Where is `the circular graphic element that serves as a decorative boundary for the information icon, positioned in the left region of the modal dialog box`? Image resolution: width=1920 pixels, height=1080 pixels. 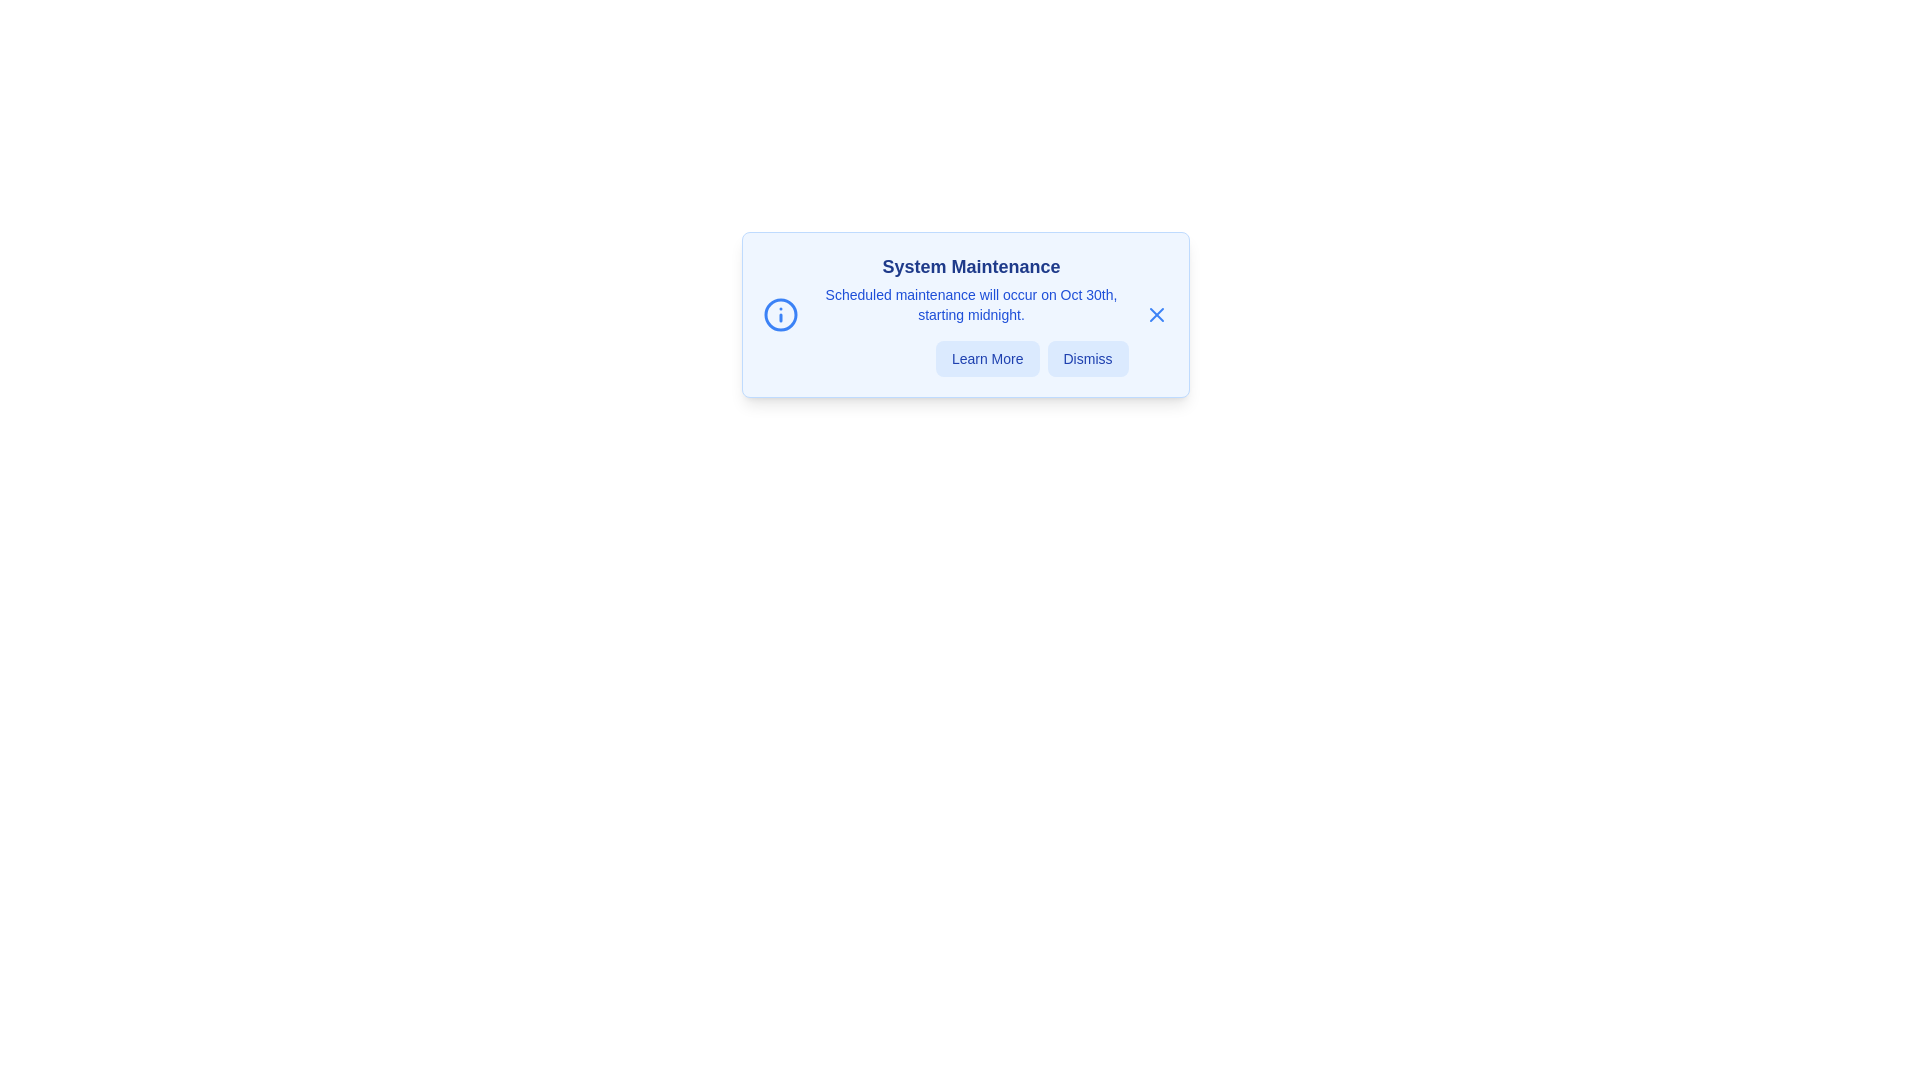 the circular graphic element that serves as a decorative boundary for the information icon, positioned in the left region of the modal dialog box is located at coordinates (779, 315).